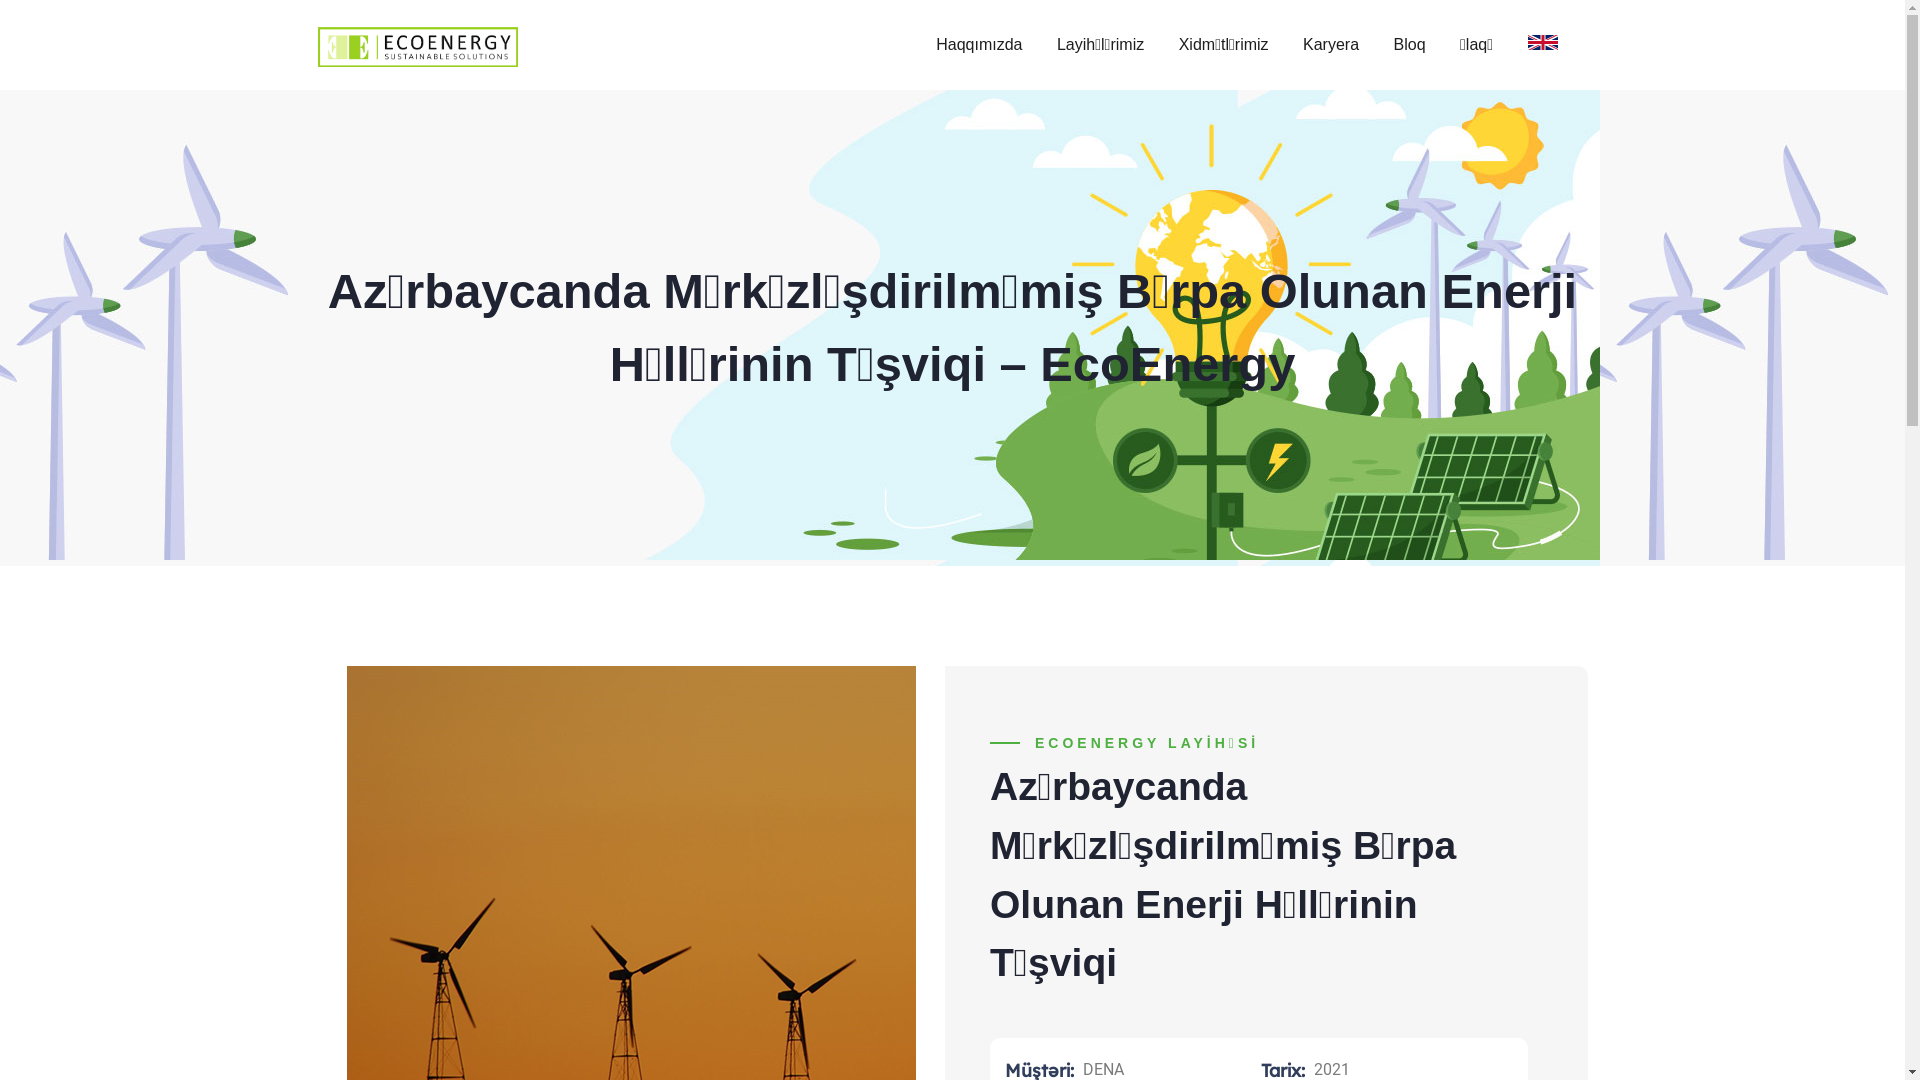  Describe the element at coordinates (1330, 45) in the screenshot. I see `'Karyera'` at that location.